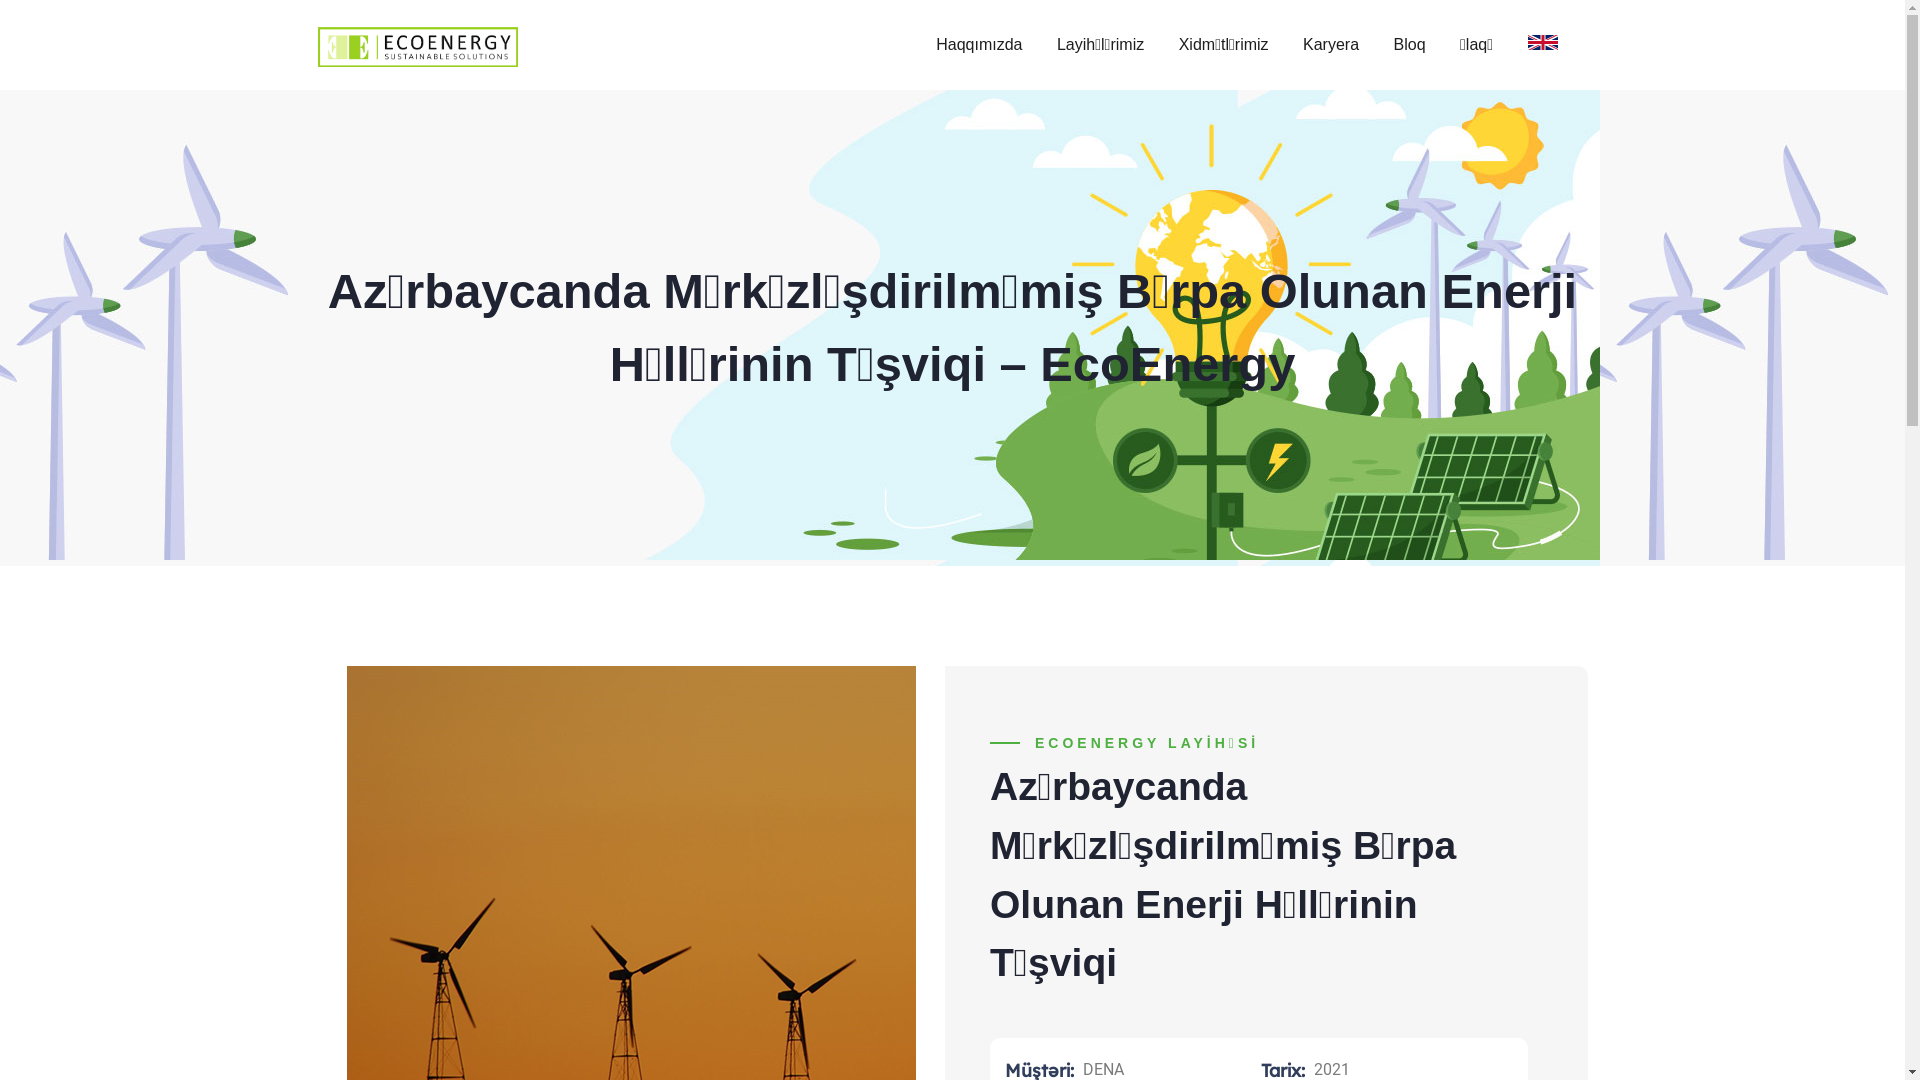  Describe the element at coordinates (1330, 45) in the screenshot. I see `'Karyera'` at that location.